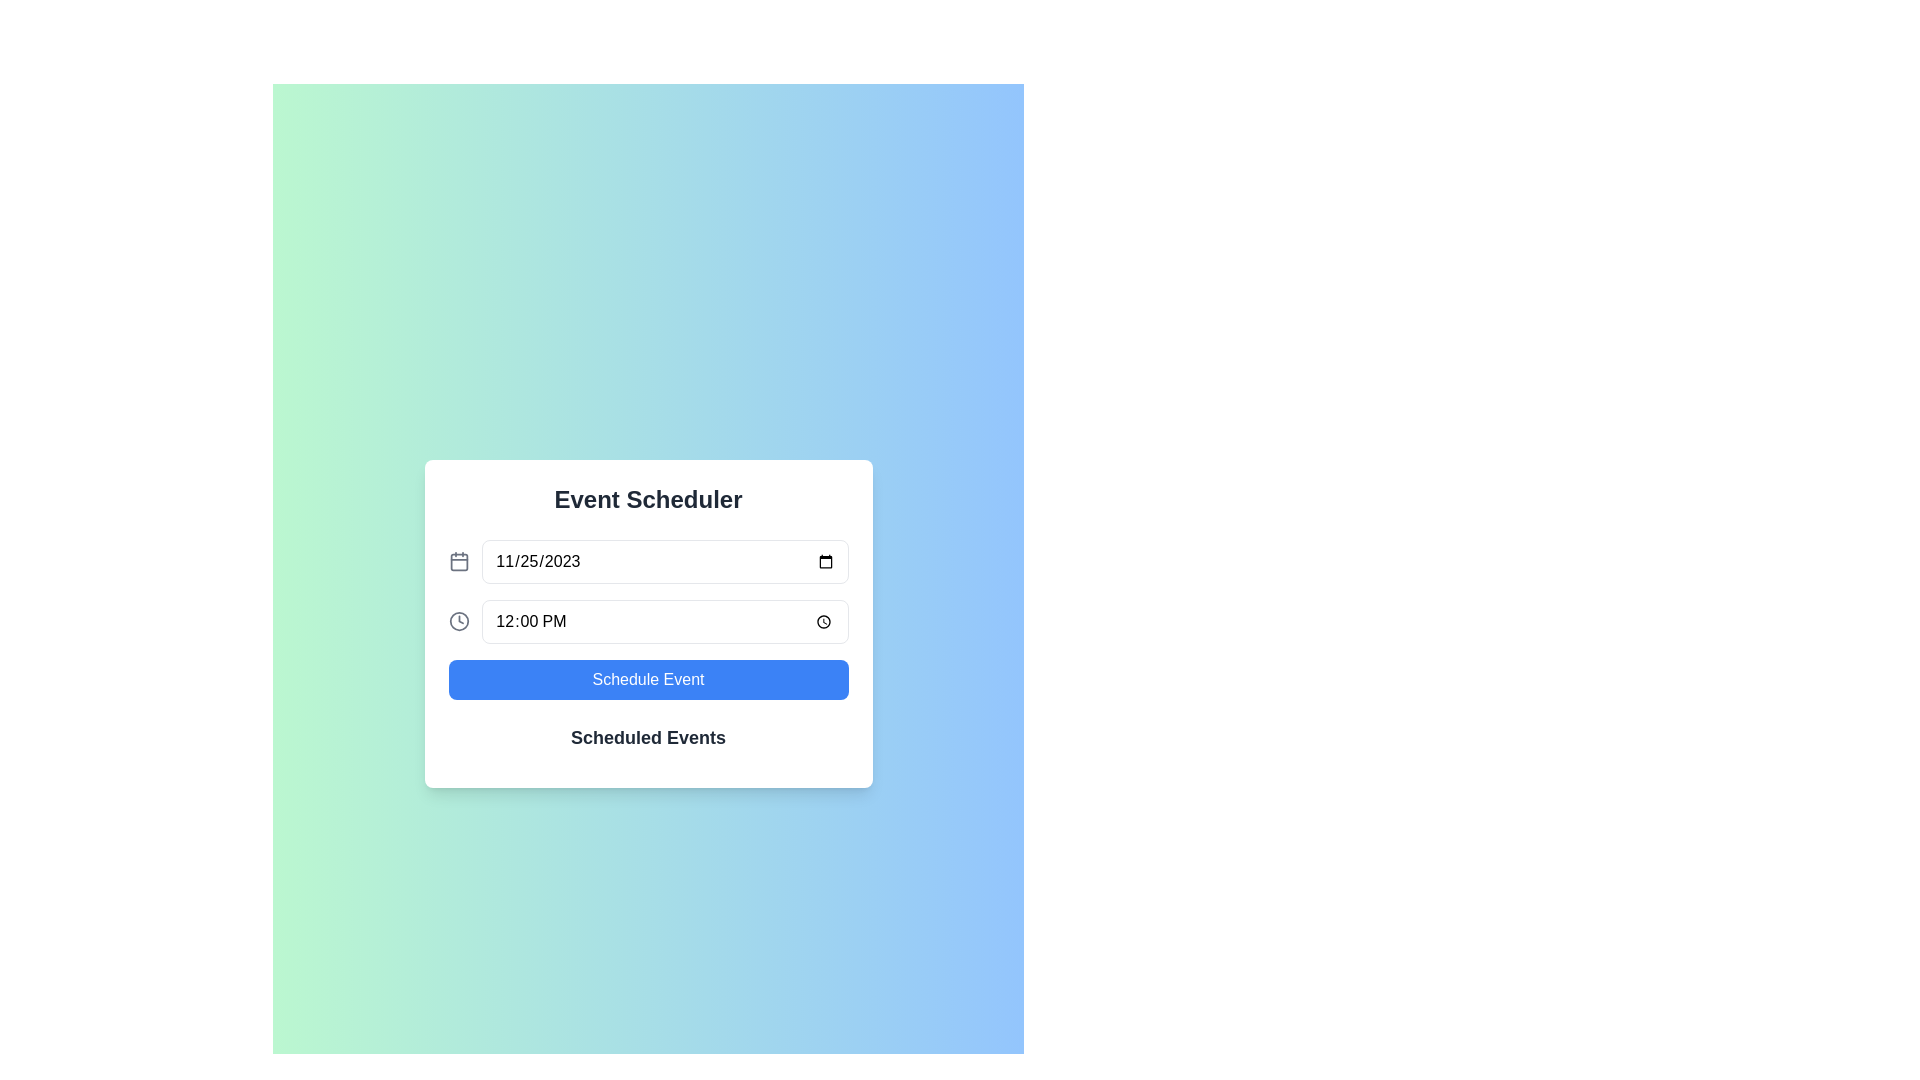  I want to click on the circular outline of the analog clock icon, which is the outermost portion of the clock element located next to the time input field in the event scheduler interface, so click(458, 620).